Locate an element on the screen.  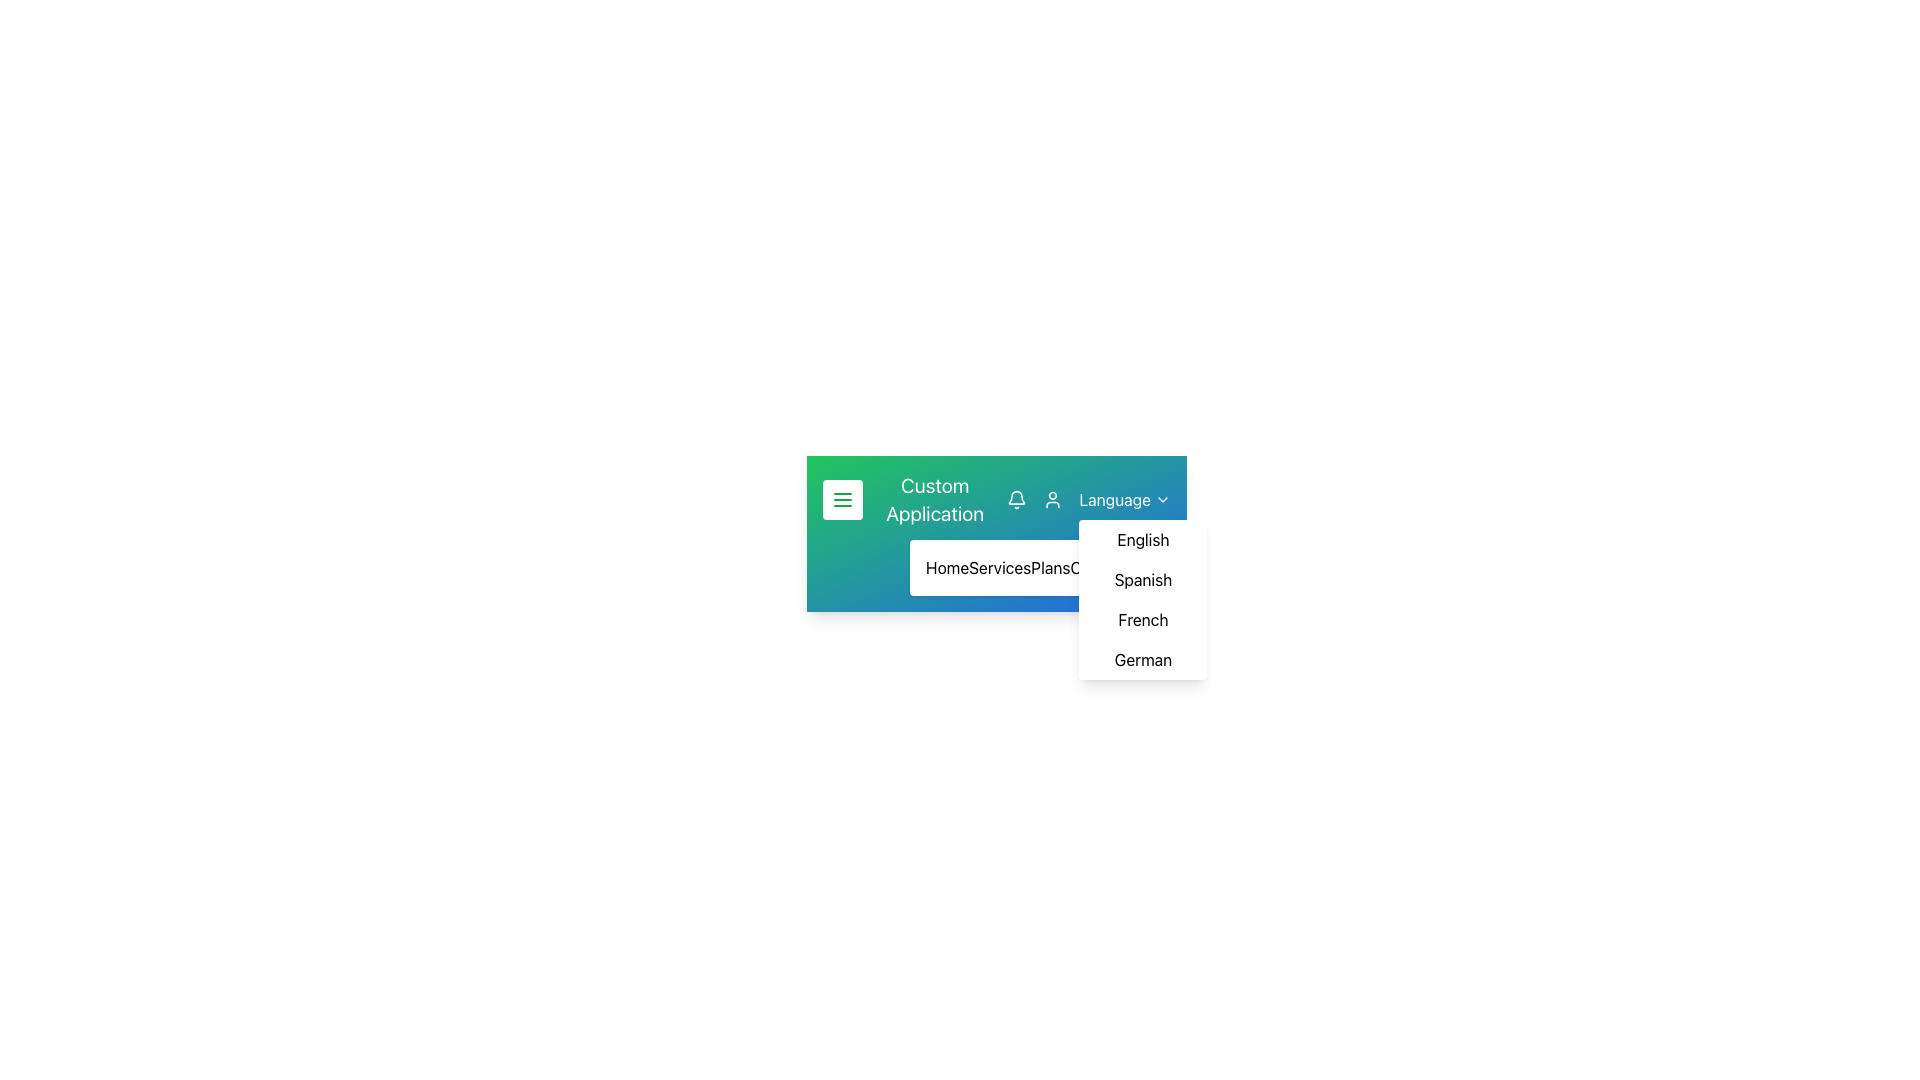
the 'Spanish' option in the dropdown menu located at the top-right section of the interface, which is styled with a light gray hover state and is the second item in the list is located at coordinates (1143, 579).